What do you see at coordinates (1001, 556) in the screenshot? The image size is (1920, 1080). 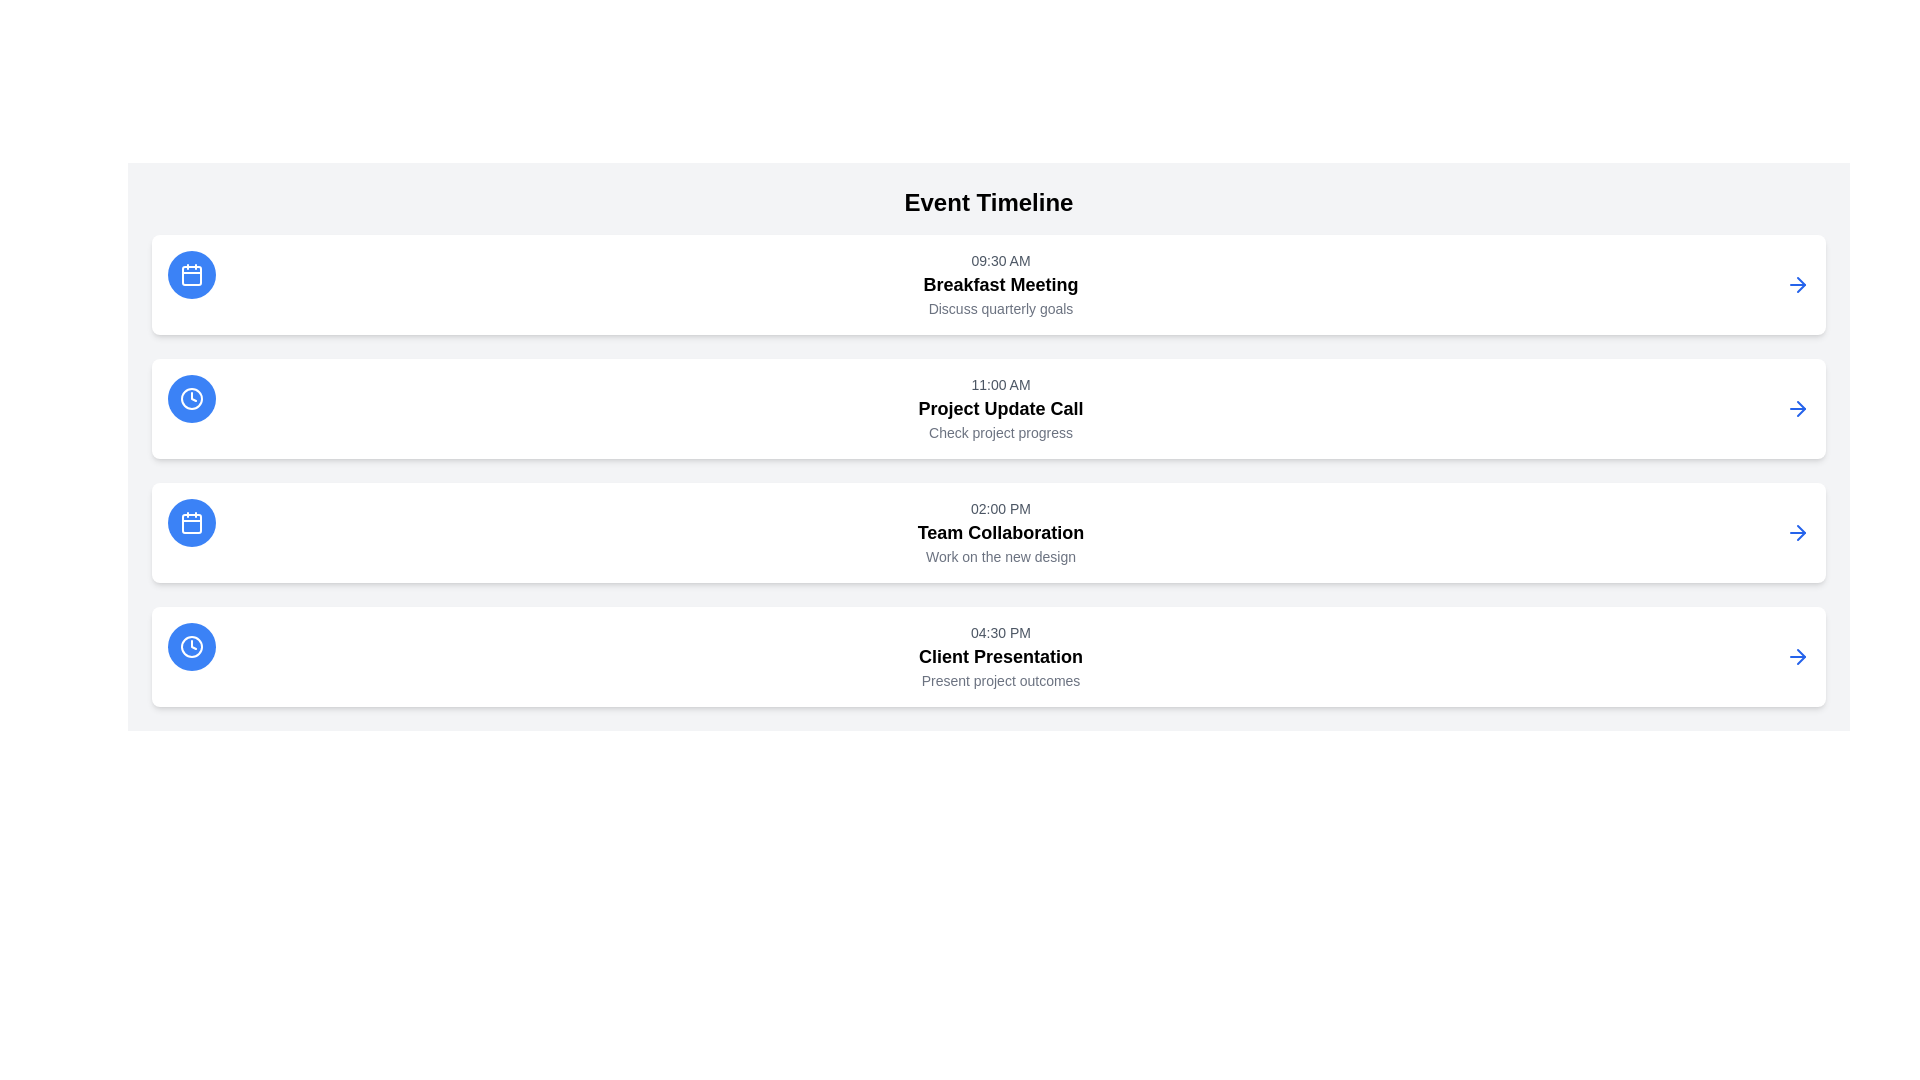 I see `the Text Display that provides additional details about the 'Team Collaboration' event scheduled for 02:00 PM, located directly below the event title` at bounding box center [1001, 556].